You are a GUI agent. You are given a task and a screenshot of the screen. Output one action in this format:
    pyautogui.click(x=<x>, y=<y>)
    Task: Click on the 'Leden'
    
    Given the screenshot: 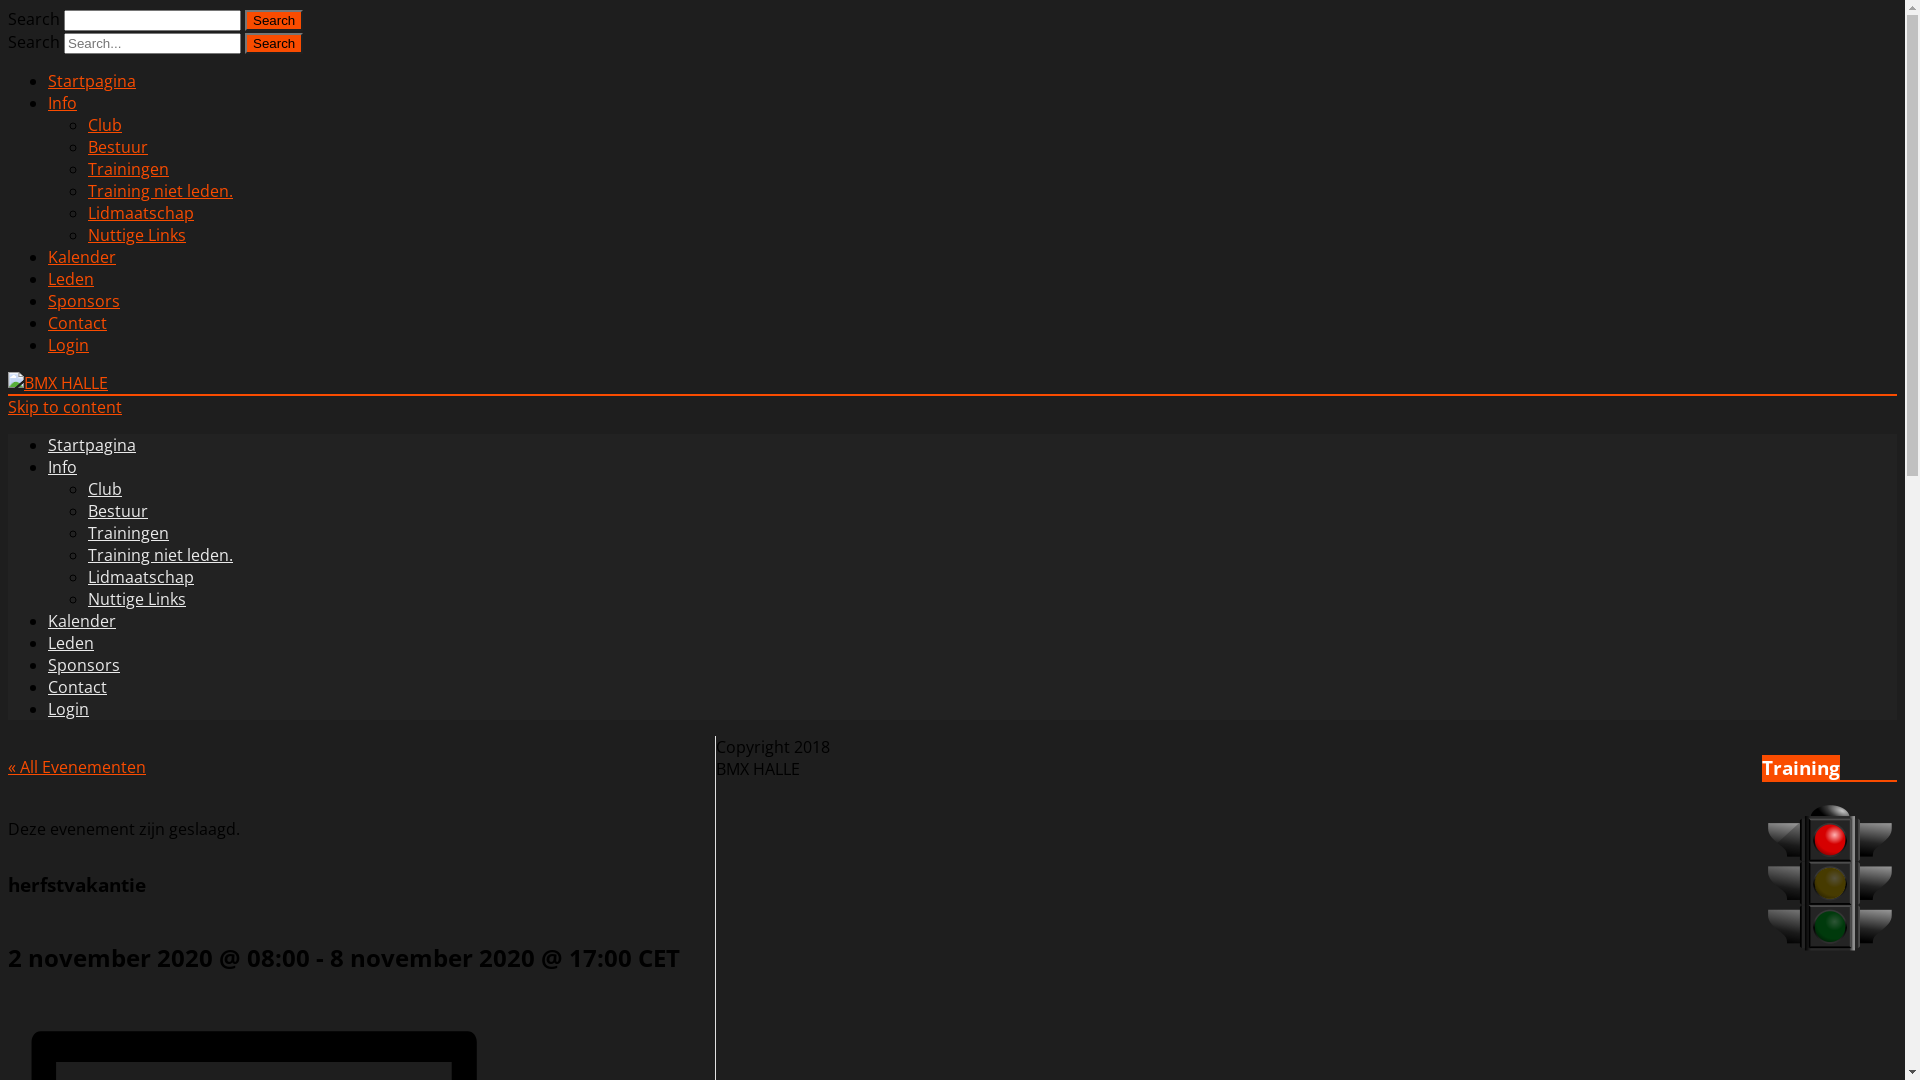 What is the action you would take?
    pyautogui.click(x=71, y=643)
    